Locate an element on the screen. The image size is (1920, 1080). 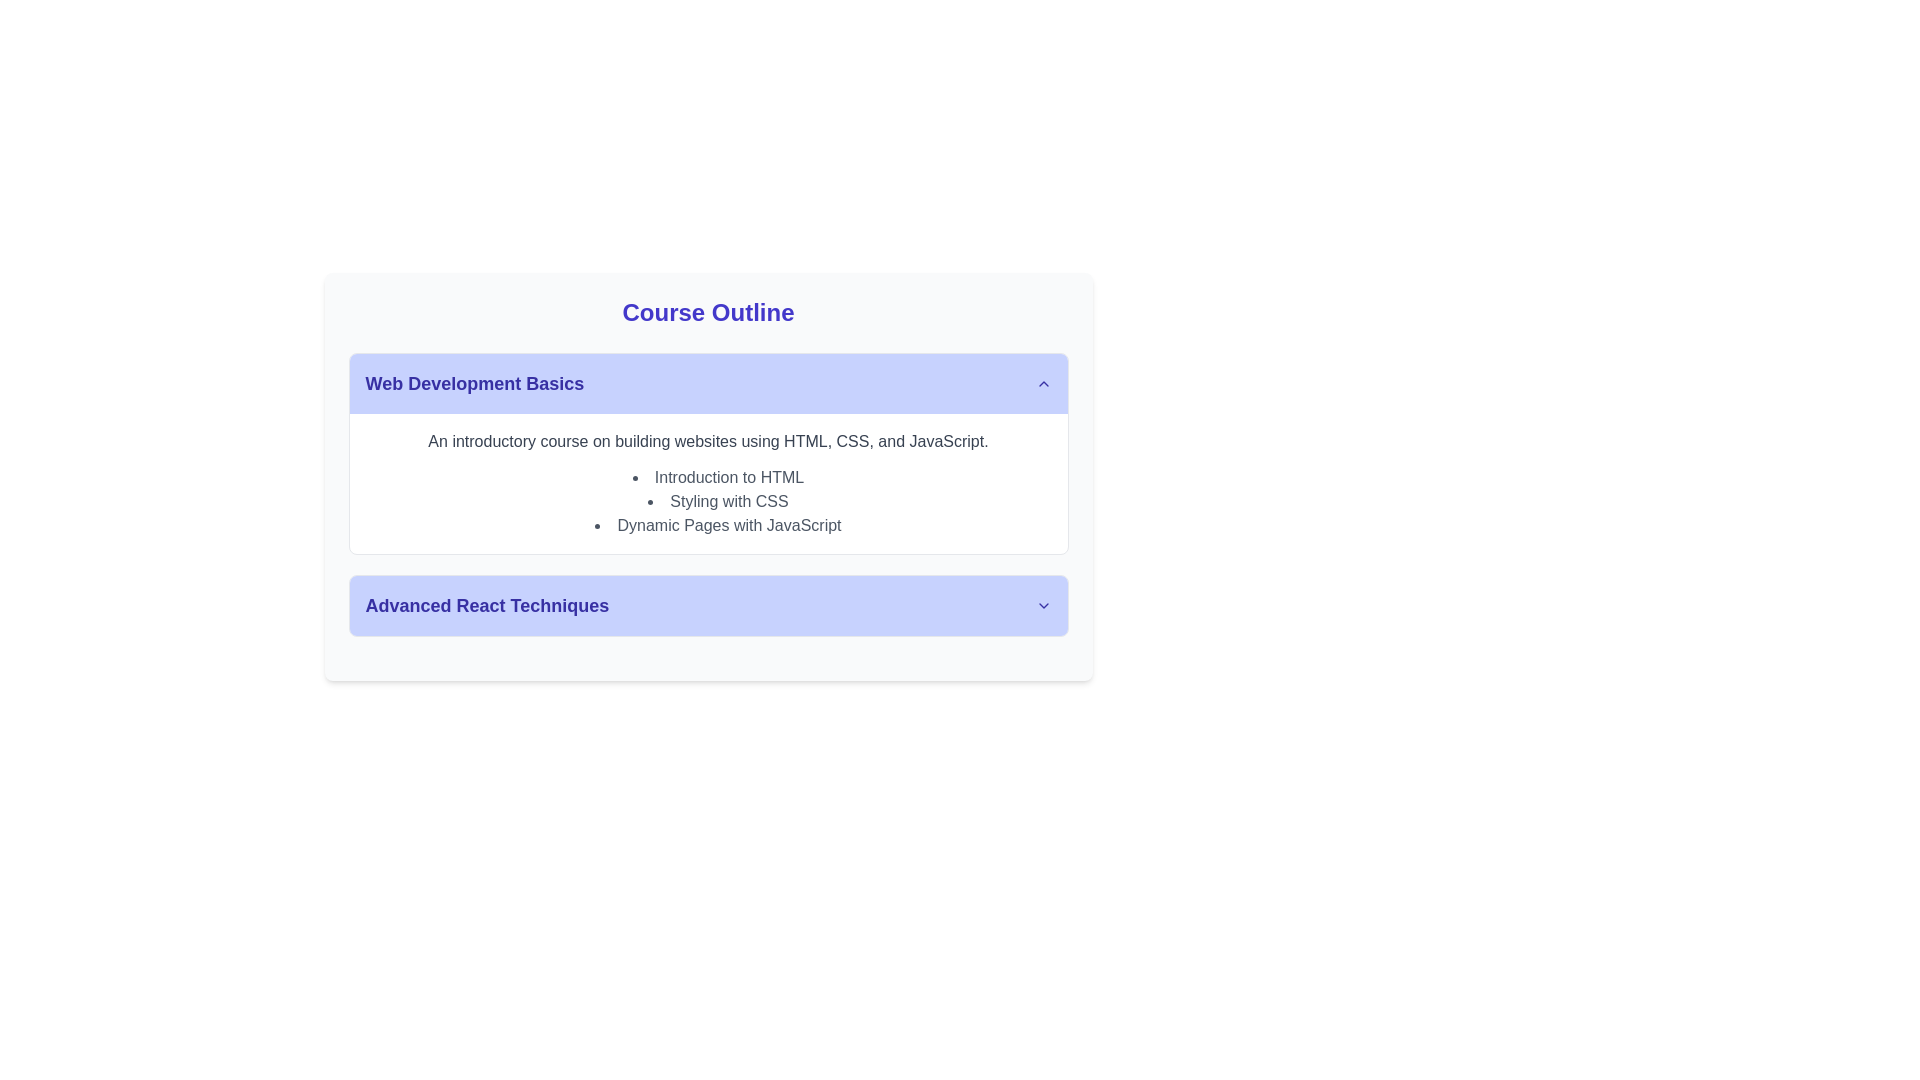
text of the third list item titled 'Dynamic Pages with JavaScript' located under the 'Web Development Basics' section is located at coordinates (718, 524).